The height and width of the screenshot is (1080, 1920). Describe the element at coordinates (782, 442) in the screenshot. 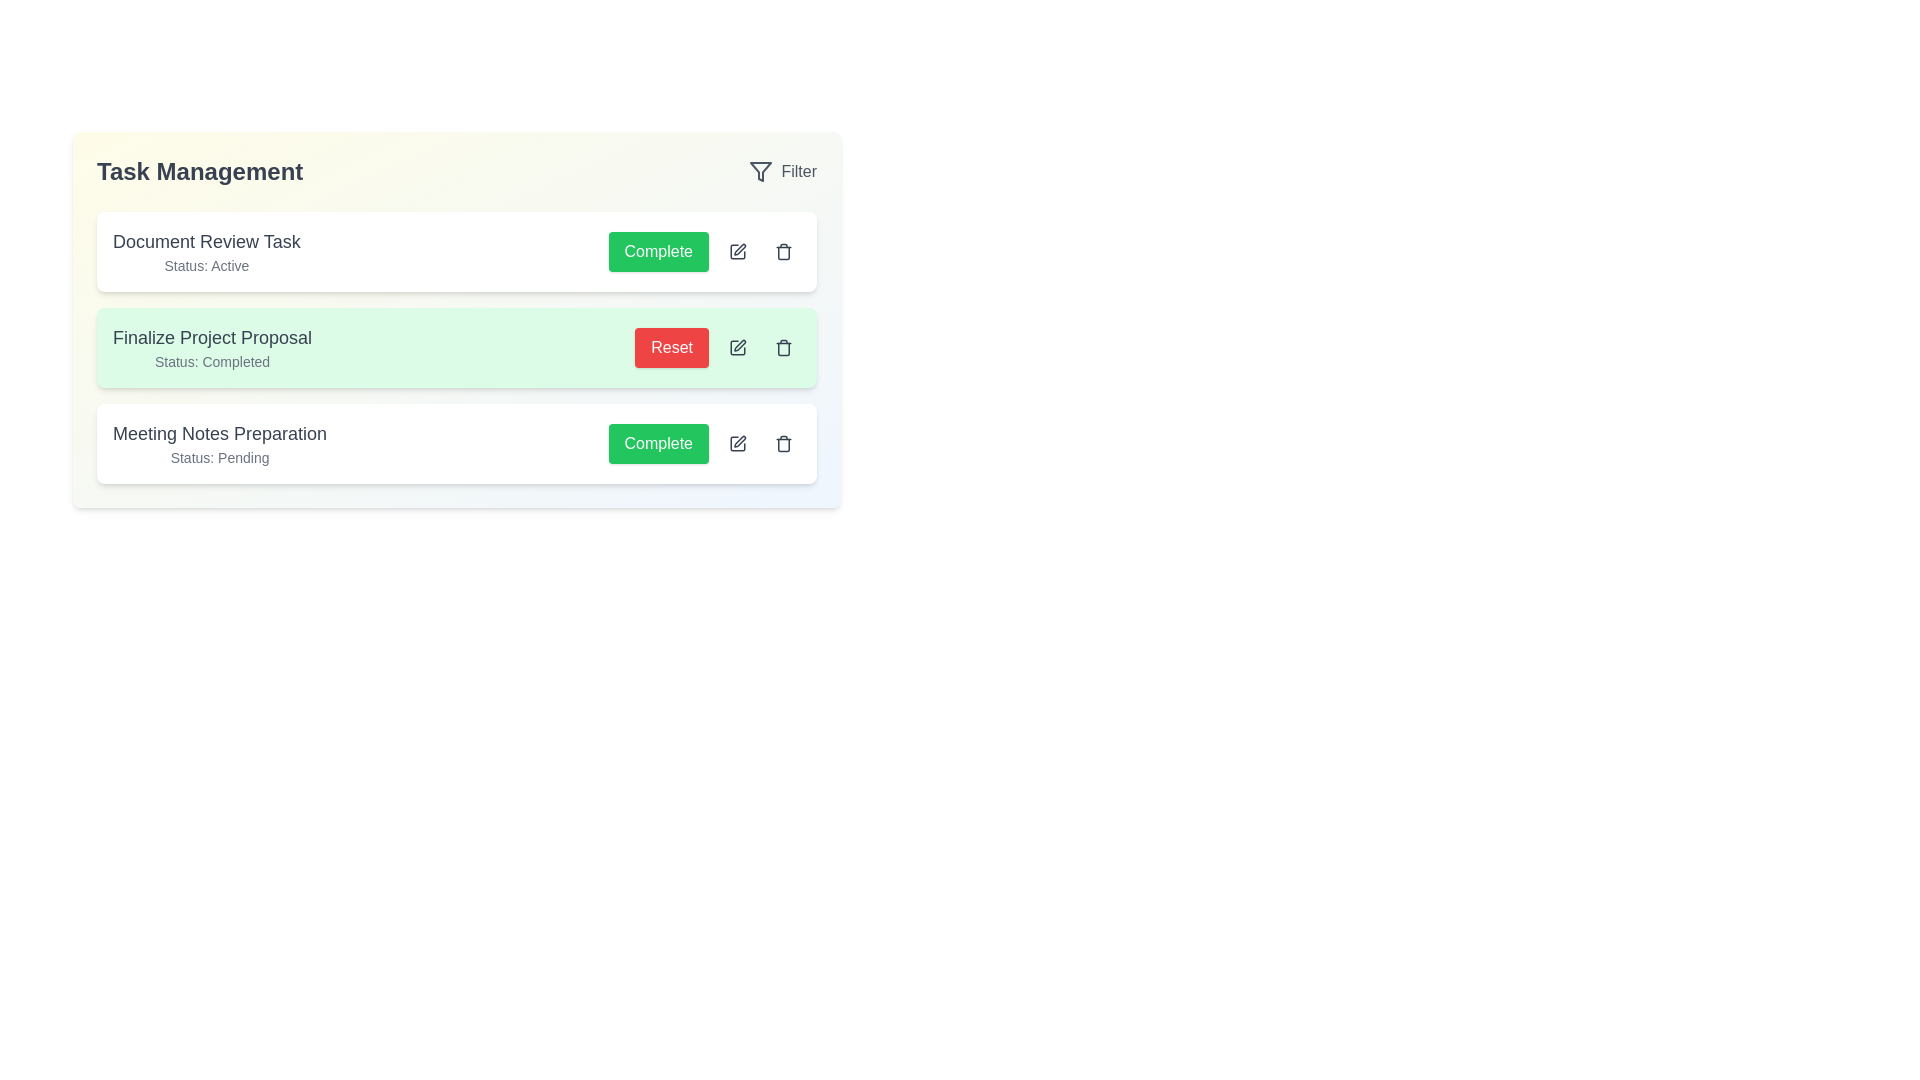

I see `the trash icon for the task named Meeting Notes Preparation` at that location.